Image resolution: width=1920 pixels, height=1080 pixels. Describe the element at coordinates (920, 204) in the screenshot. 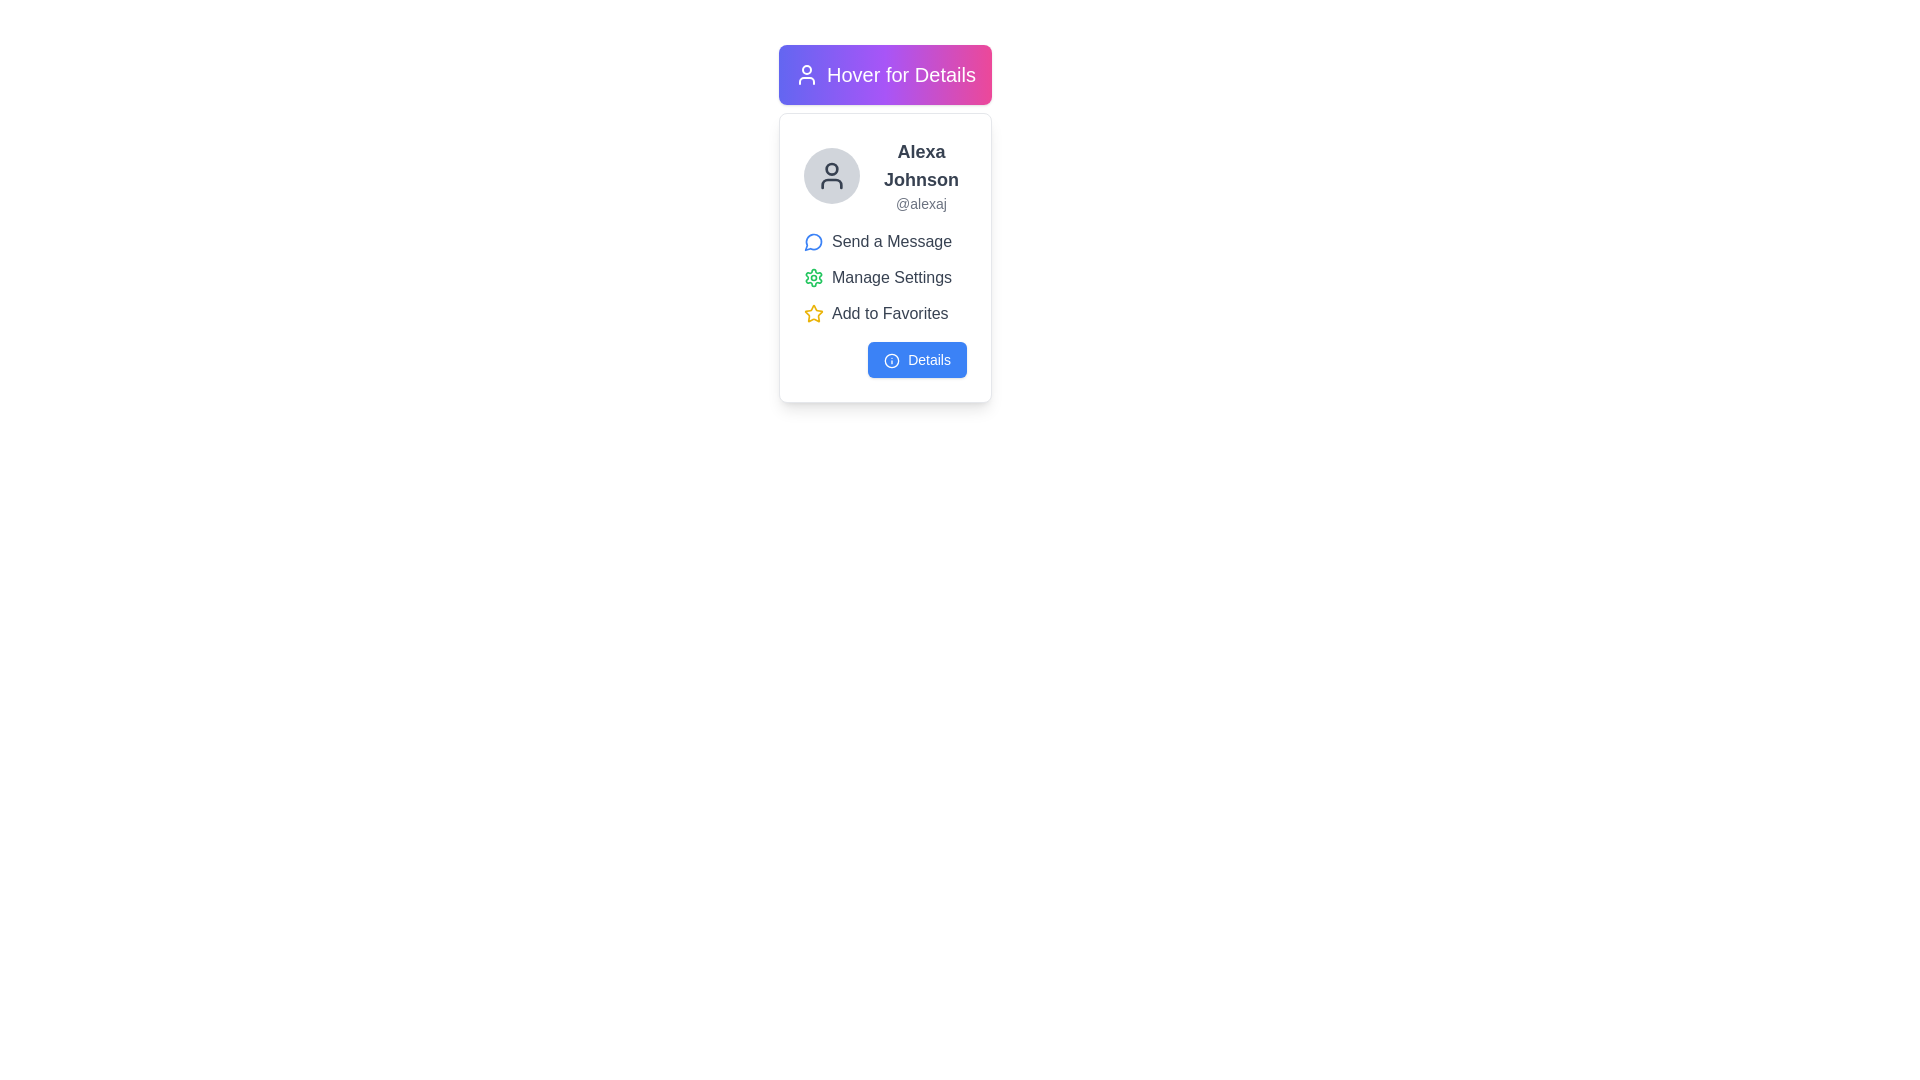

I see `the text label element displaying '@alexaj', which is in a smaller gray font positioned under 'Alexa Johnson'` at that location.